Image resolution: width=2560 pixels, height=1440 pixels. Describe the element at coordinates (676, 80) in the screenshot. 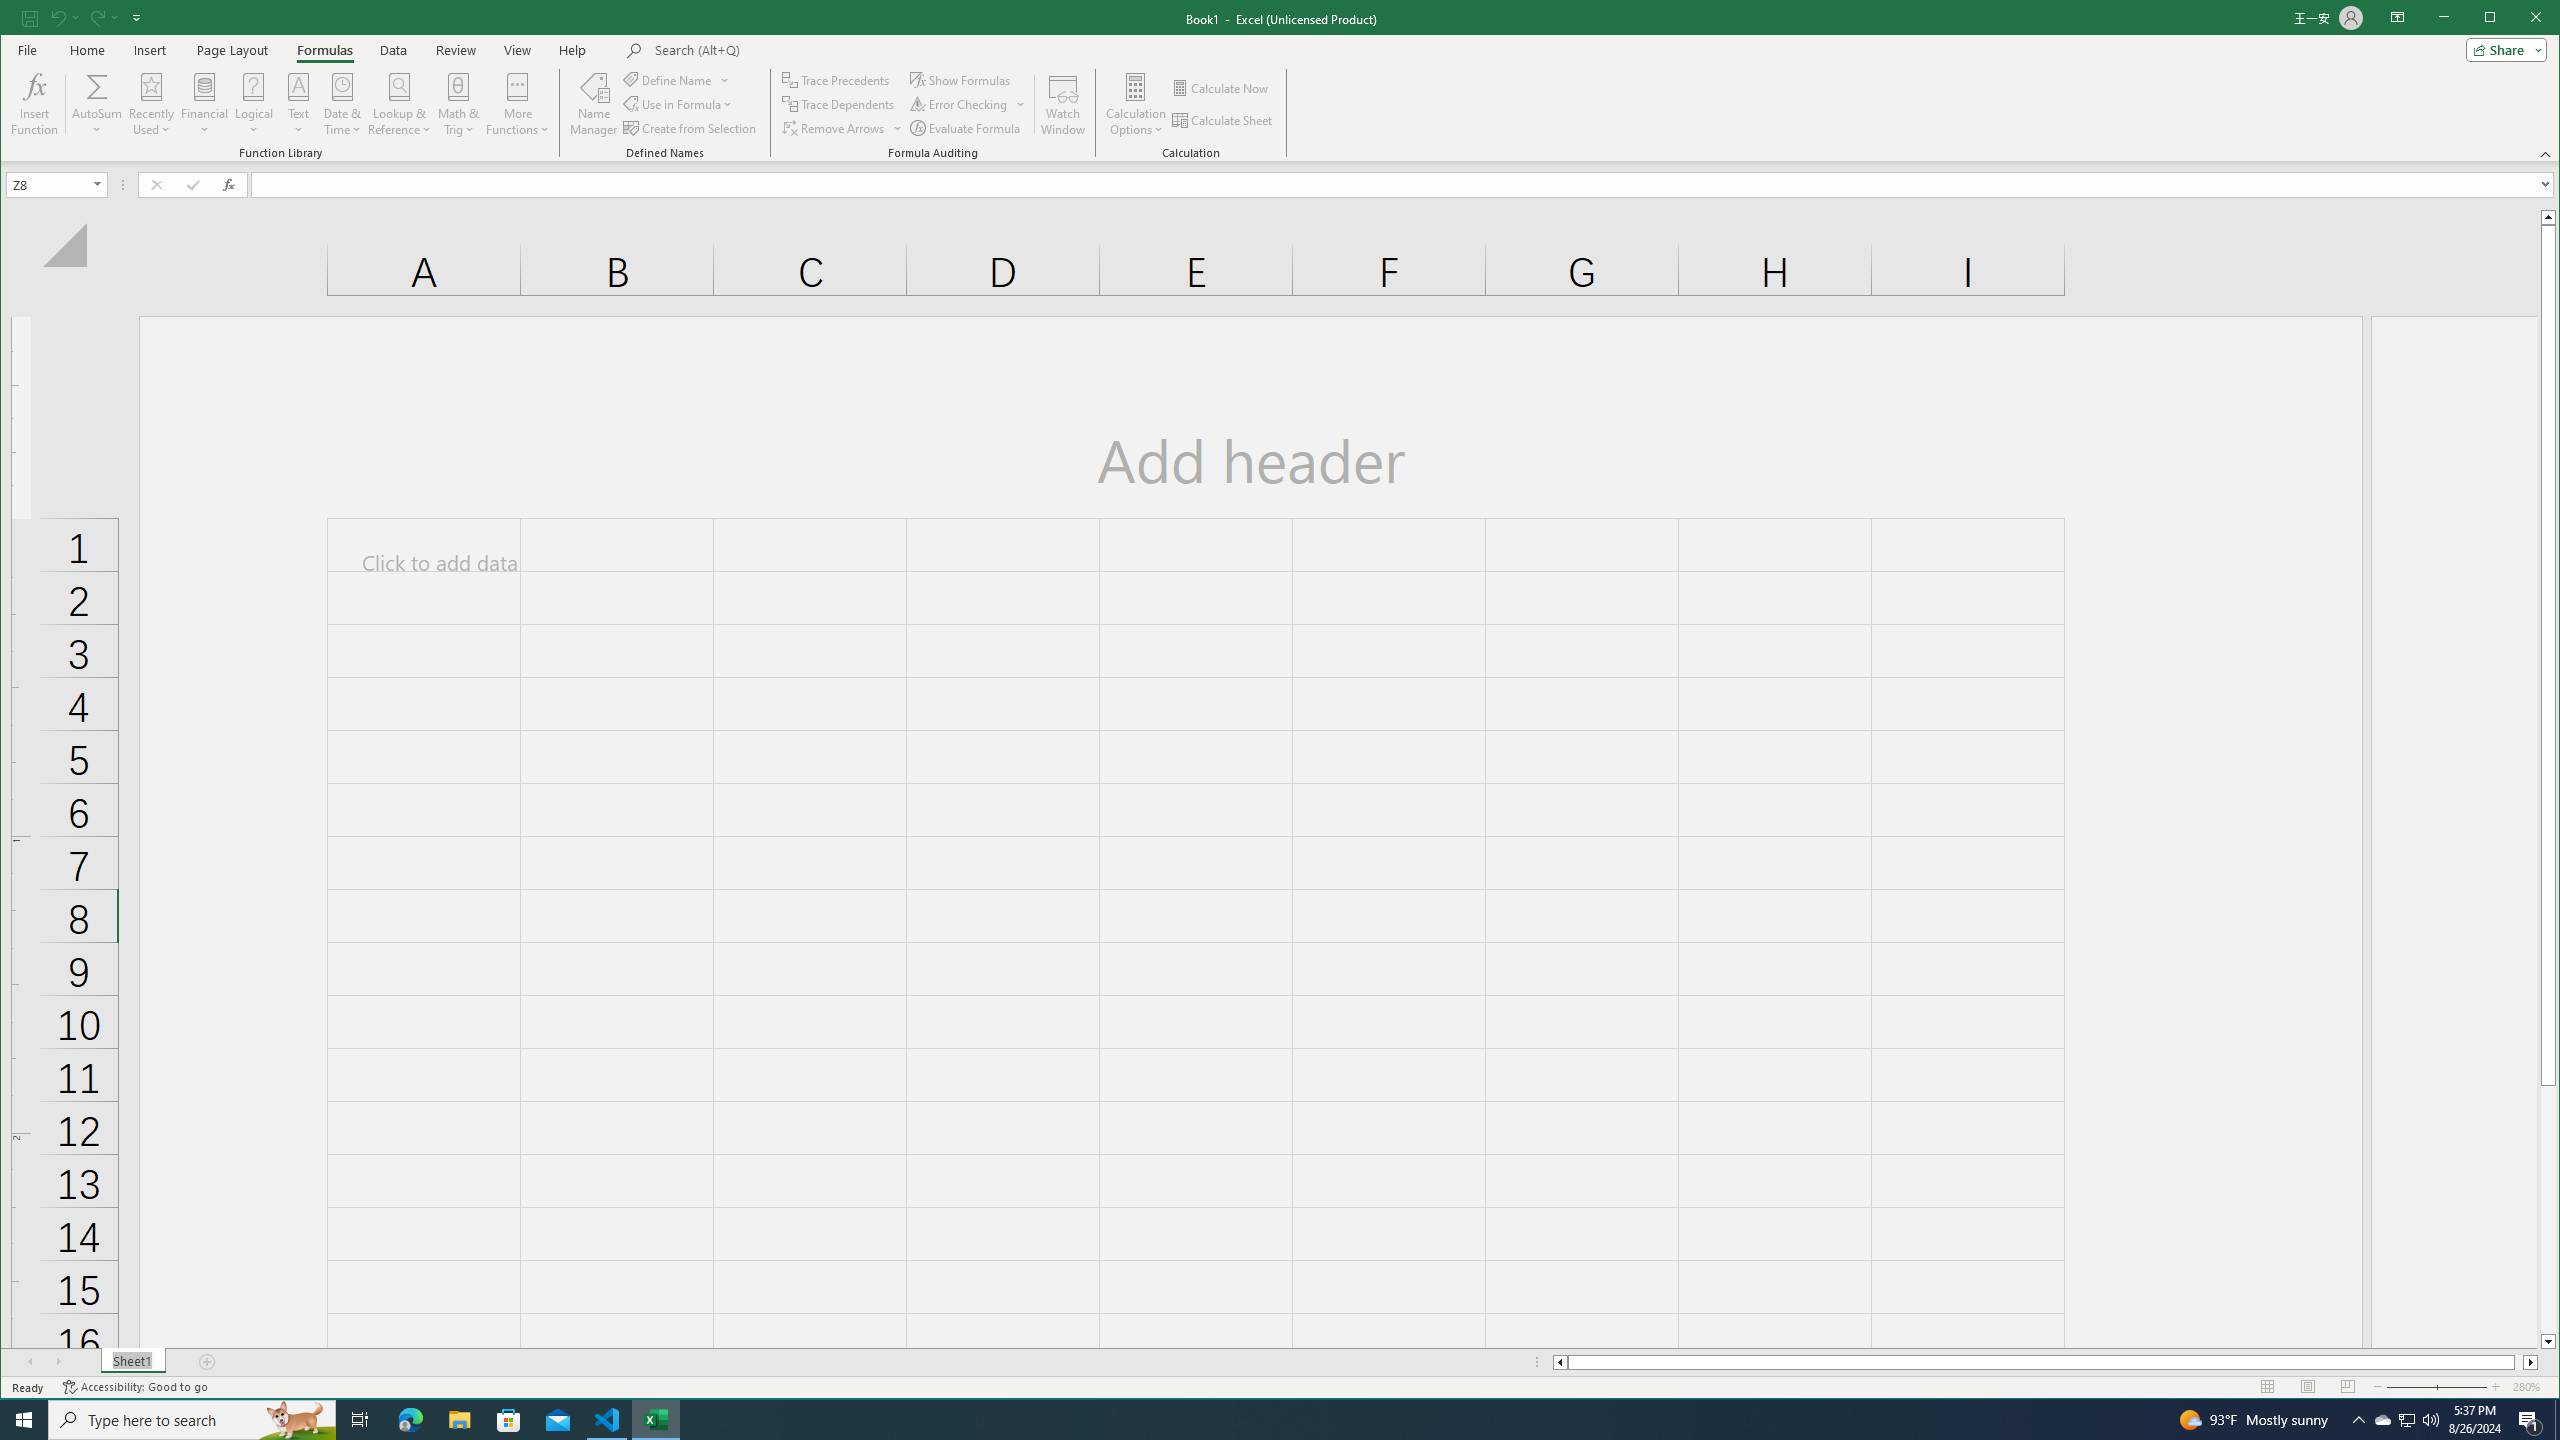

I see `'Define Name'` at that location.